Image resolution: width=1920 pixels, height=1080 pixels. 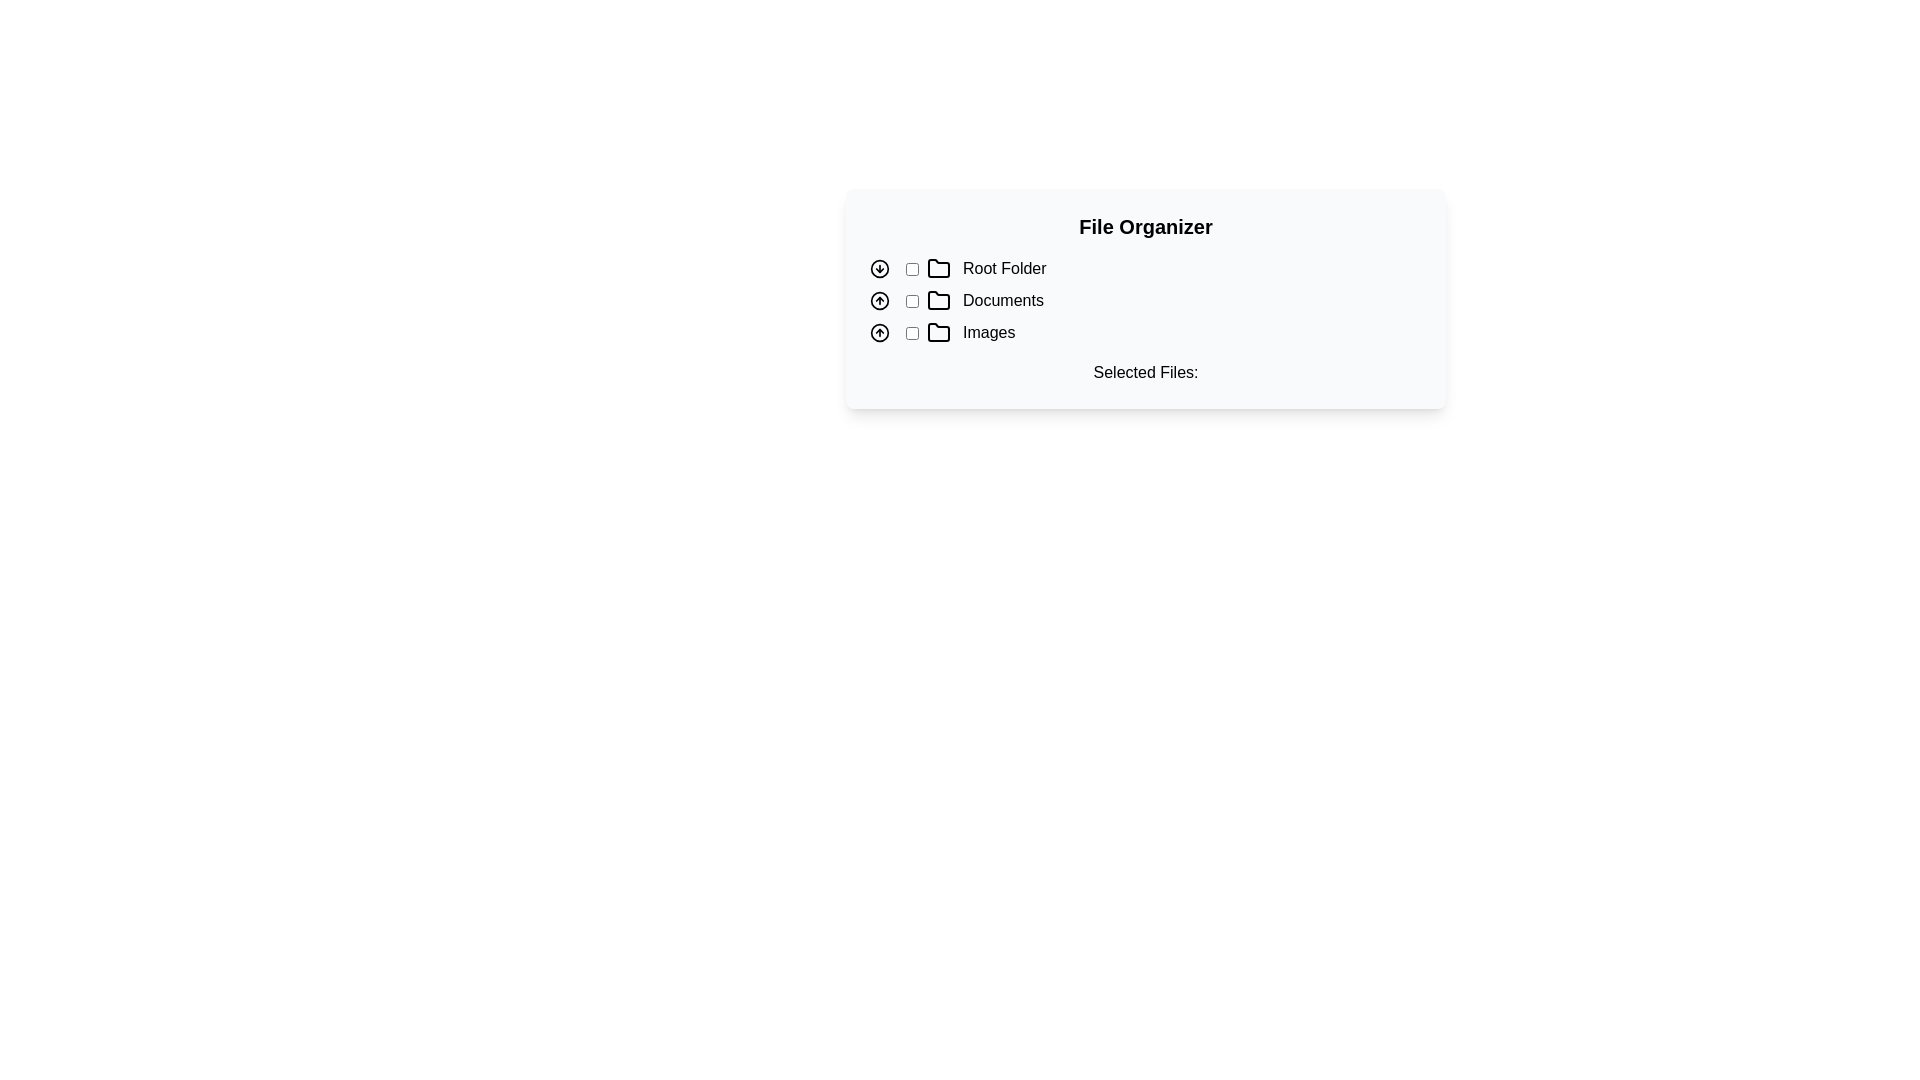 What do you see at coordinates (879, 300) in the screenshot?
I see `the graphical circular shape that serves as the outermost circle of the icon representing 'Documents', located to the left of the 'Documents' label in a vertical list of file categories` at bounding box center [879, 300].